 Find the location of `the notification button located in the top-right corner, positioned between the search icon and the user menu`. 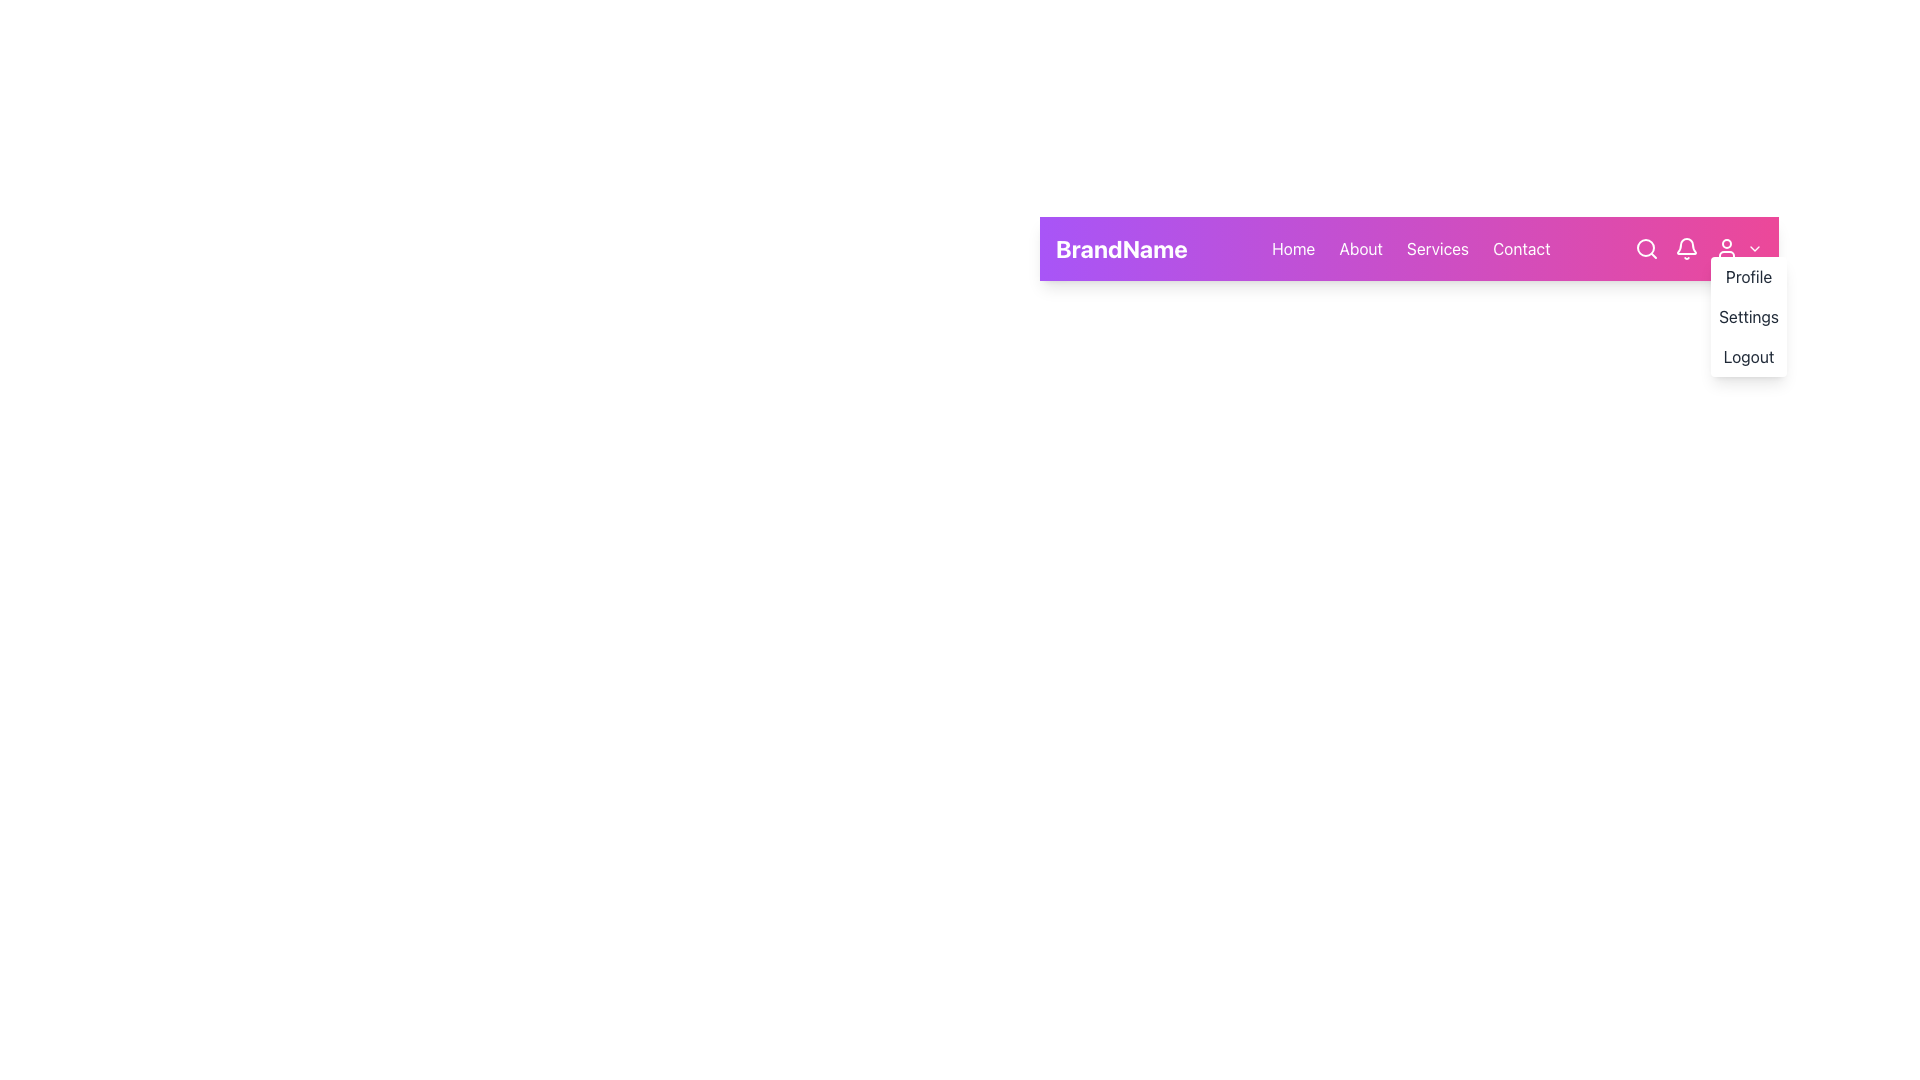

the notification button located in the top-right corner, positioned between the search icon and the user menu is located at coordinates (1685, 248).